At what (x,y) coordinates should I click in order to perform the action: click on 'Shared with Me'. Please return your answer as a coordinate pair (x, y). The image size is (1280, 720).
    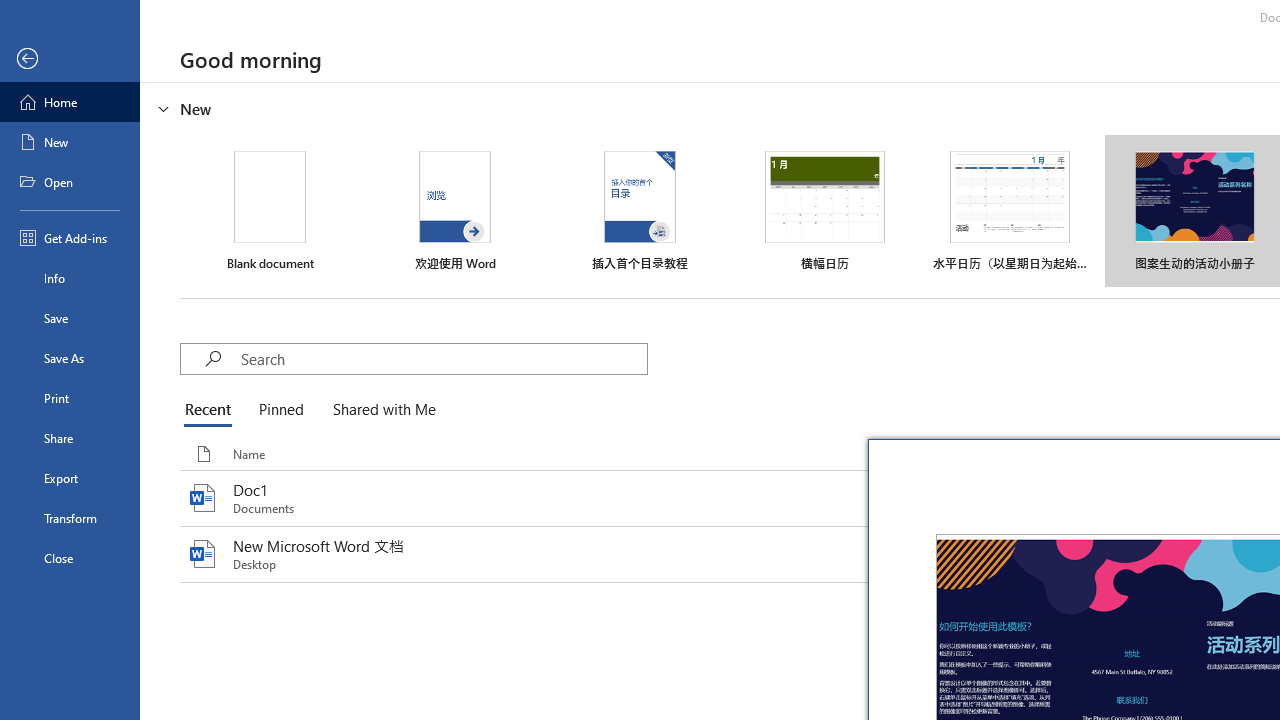
    Looking at the image, I should click on (380, 410).